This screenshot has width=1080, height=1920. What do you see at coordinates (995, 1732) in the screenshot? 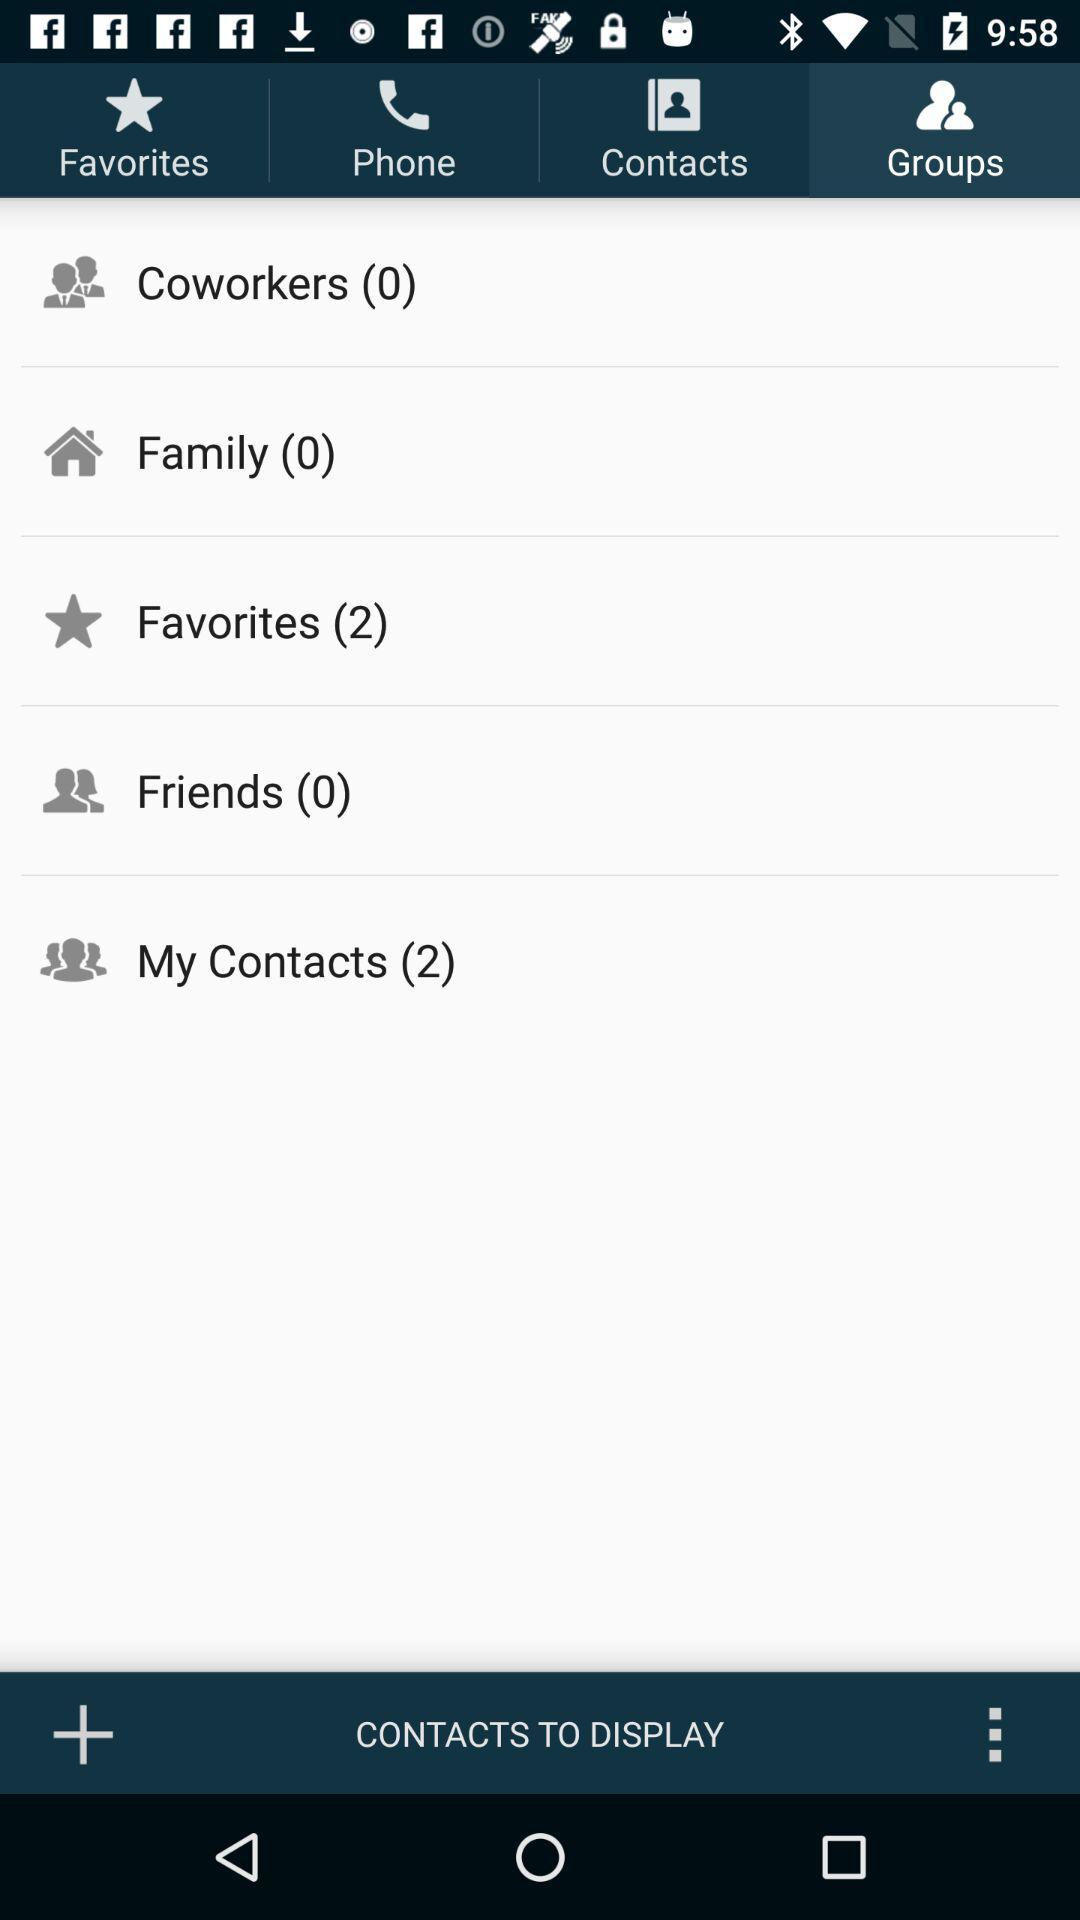
I see `icon next to contacts to display icon` at bounding box center [995, 1732].